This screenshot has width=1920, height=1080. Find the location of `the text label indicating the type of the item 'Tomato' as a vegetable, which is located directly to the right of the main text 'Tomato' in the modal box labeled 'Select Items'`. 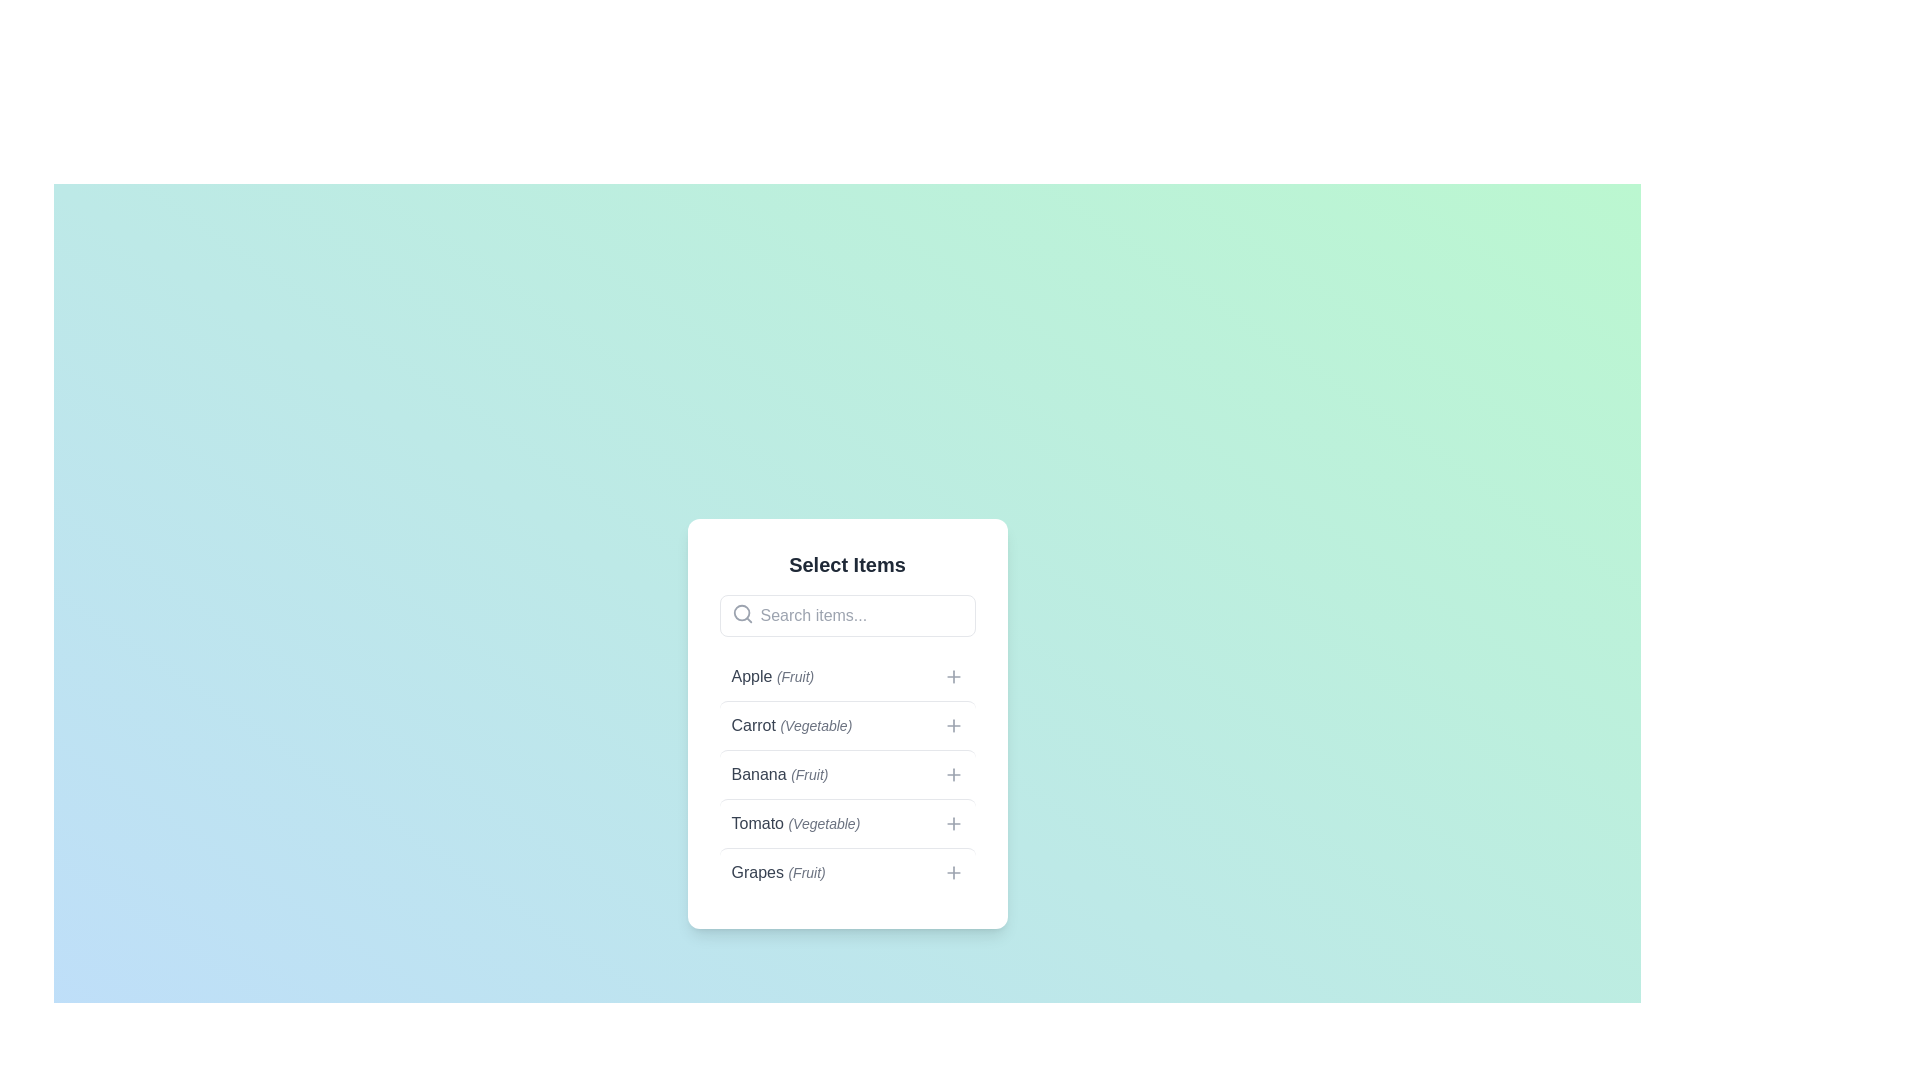

the text label indicating the type of the item 'Tomato' as a vegetable, which is located directly to the right of the main text 'Tomato' in the modal box labeled 'Select Items' is located at coordinates (824, 824).